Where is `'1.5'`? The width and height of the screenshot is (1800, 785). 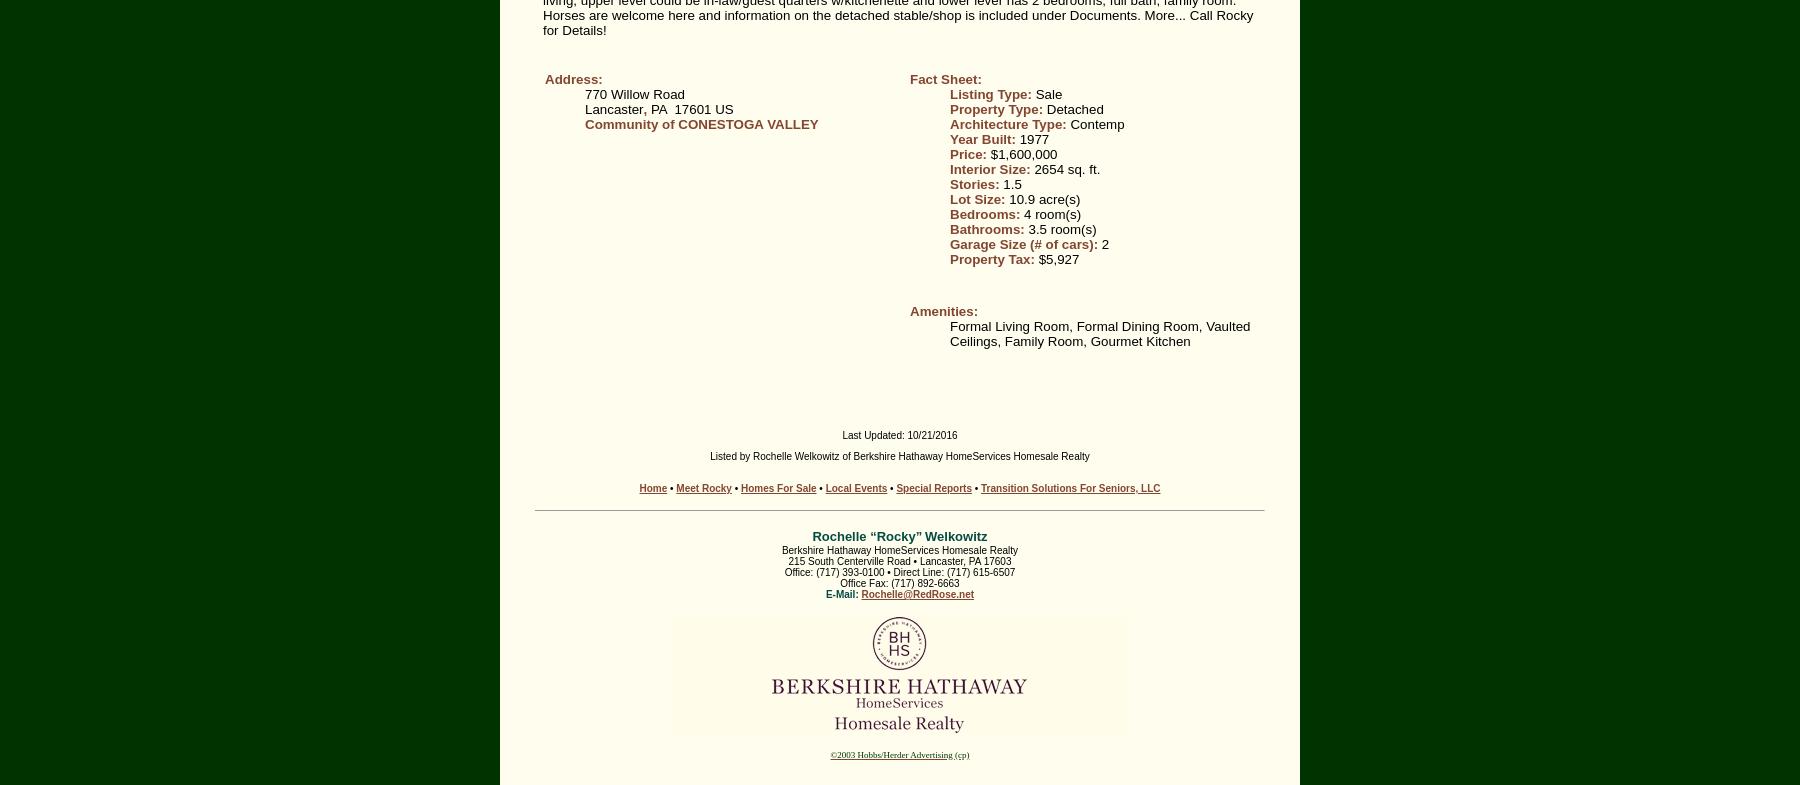 '1.5' is located at coordinates (1010, 183).